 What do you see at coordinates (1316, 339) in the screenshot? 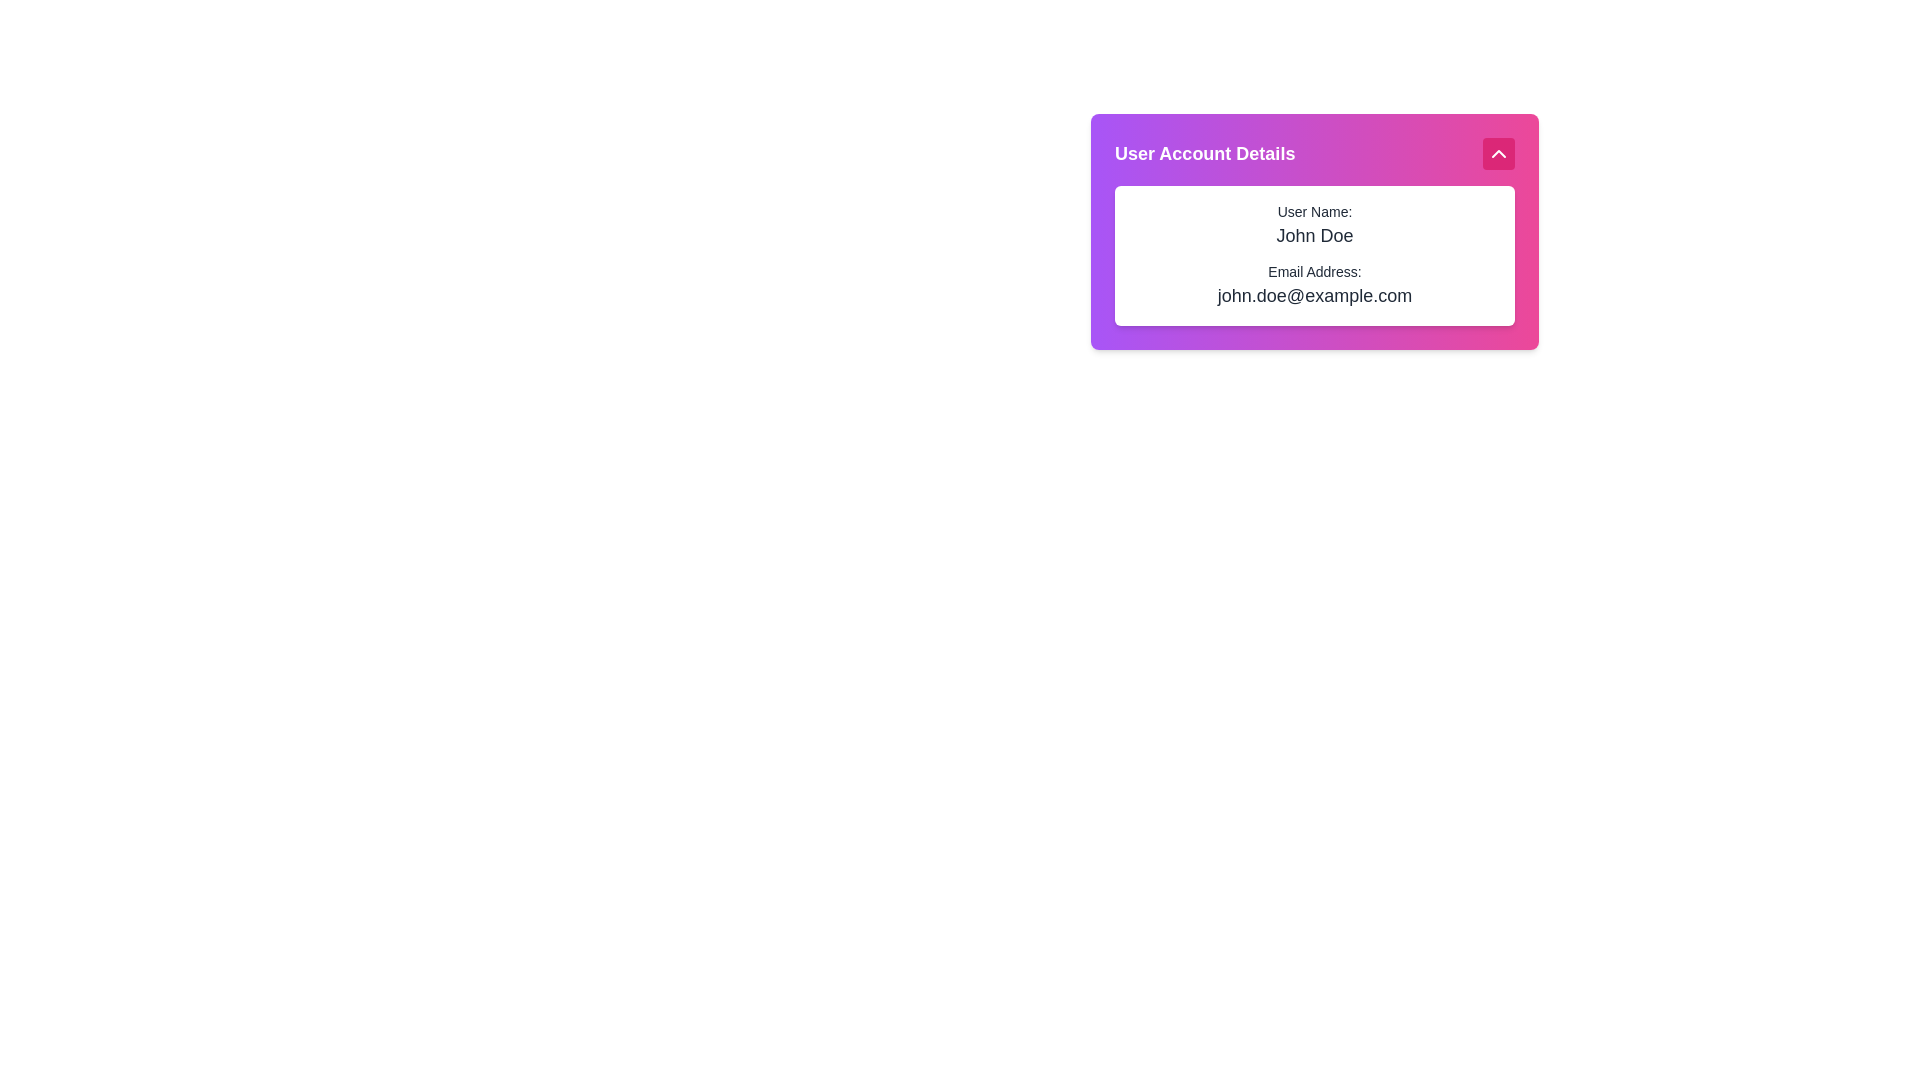
I see `the User Account Details panel with a gradient background featuring a bold white title and a pink button with a chevron icon` at bounding box center [1316, 339].